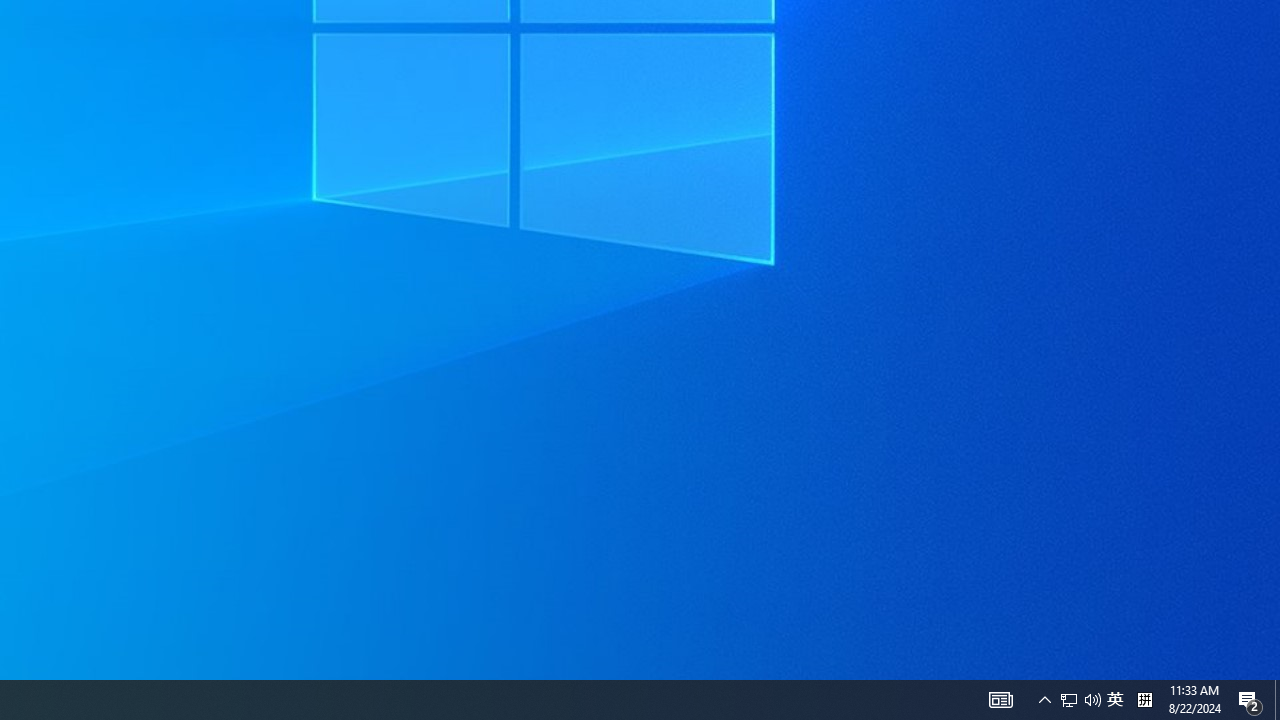  Describe the element at coordinates (1250, 698) in the screenshot. I see `'Action Center, 2 new notifications'` at that location.